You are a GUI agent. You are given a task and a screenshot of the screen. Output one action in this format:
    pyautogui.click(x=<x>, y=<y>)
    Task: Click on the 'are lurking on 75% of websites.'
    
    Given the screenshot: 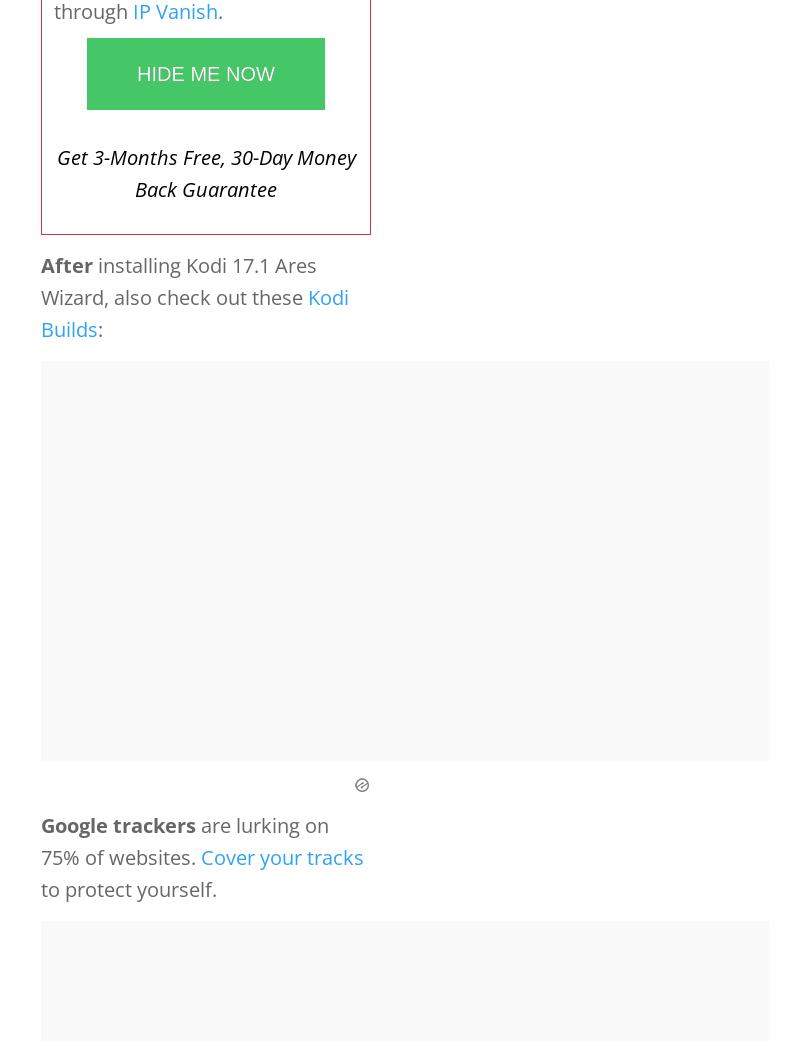 What is the action you would take?
    pyautogui.click(x=184, y=839)
    